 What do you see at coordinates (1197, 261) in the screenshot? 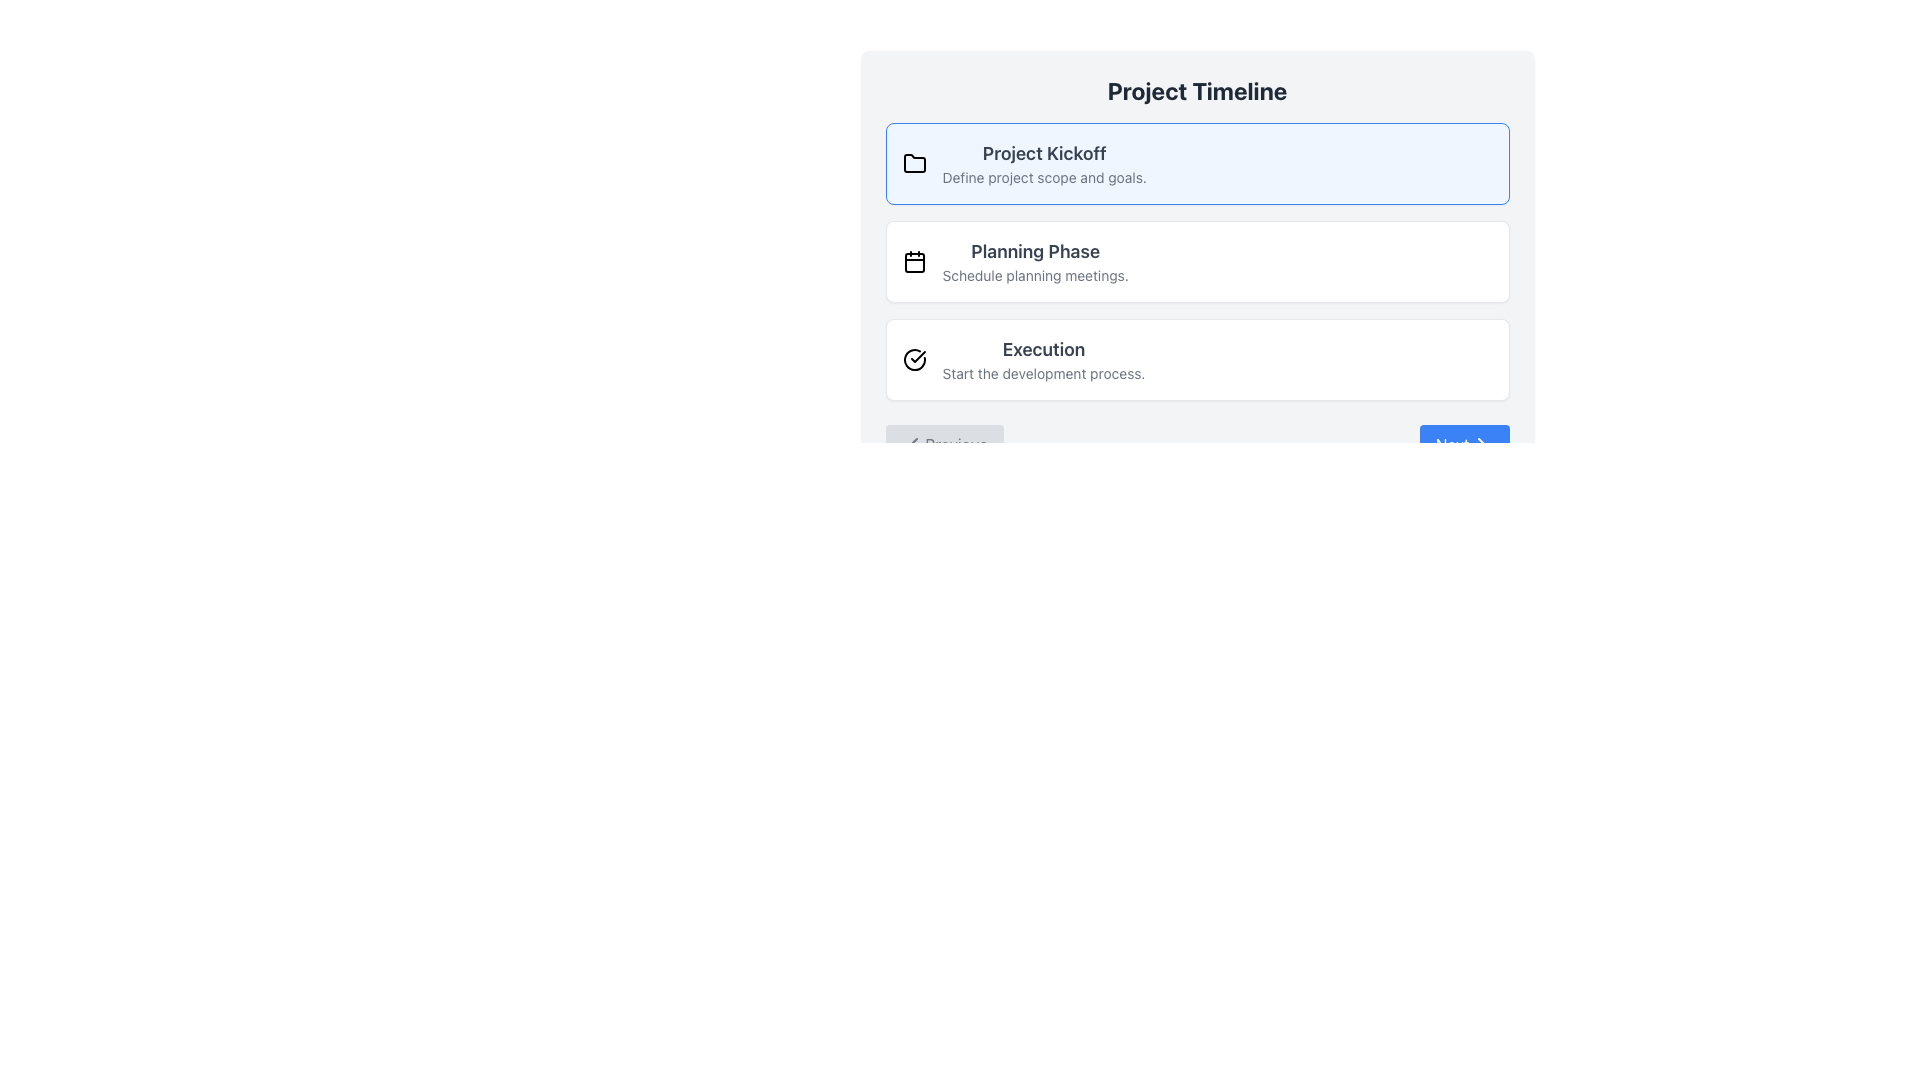
I see `the informational card labeled 'Schedule planning meetings.' located in the 'Planning Phase' section of the list` at bounding box center [1197, 261].